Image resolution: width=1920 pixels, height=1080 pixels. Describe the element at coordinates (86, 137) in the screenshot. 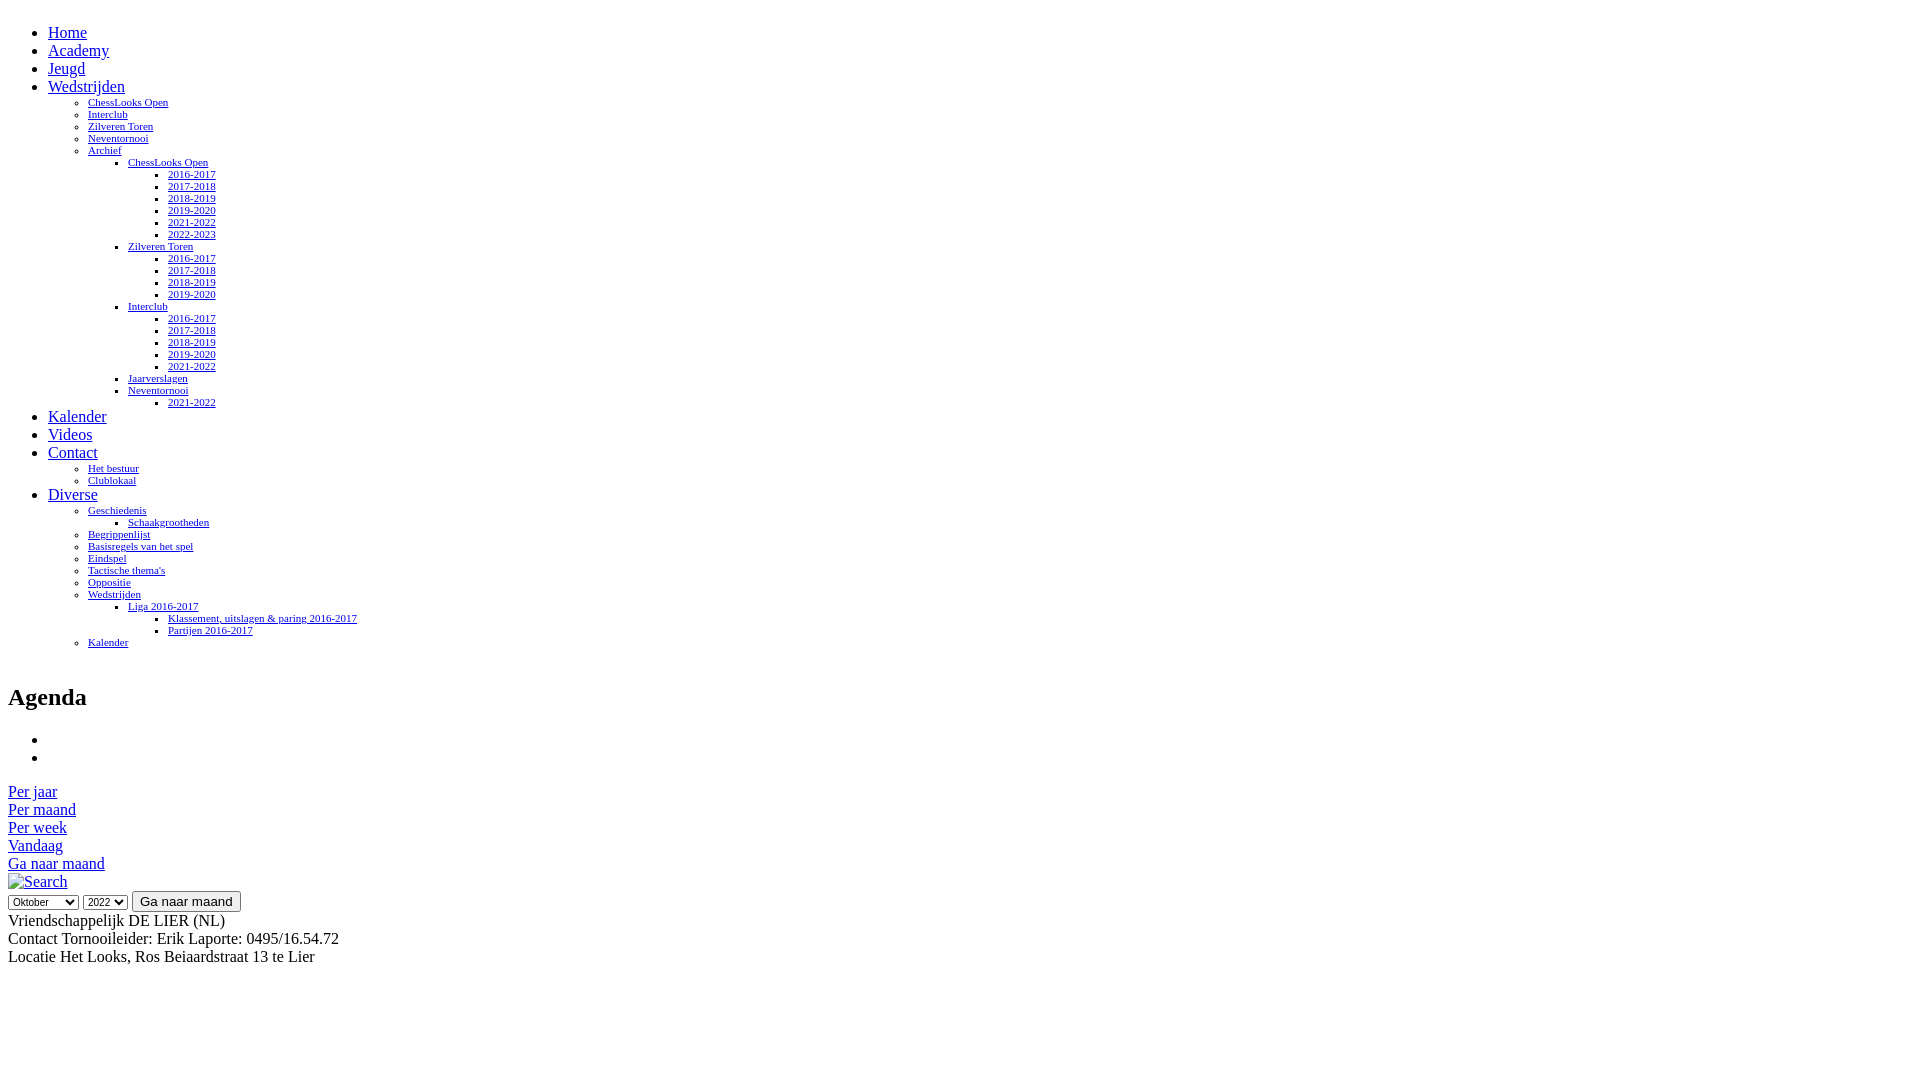

I see `'Neventornooi'` at that location.